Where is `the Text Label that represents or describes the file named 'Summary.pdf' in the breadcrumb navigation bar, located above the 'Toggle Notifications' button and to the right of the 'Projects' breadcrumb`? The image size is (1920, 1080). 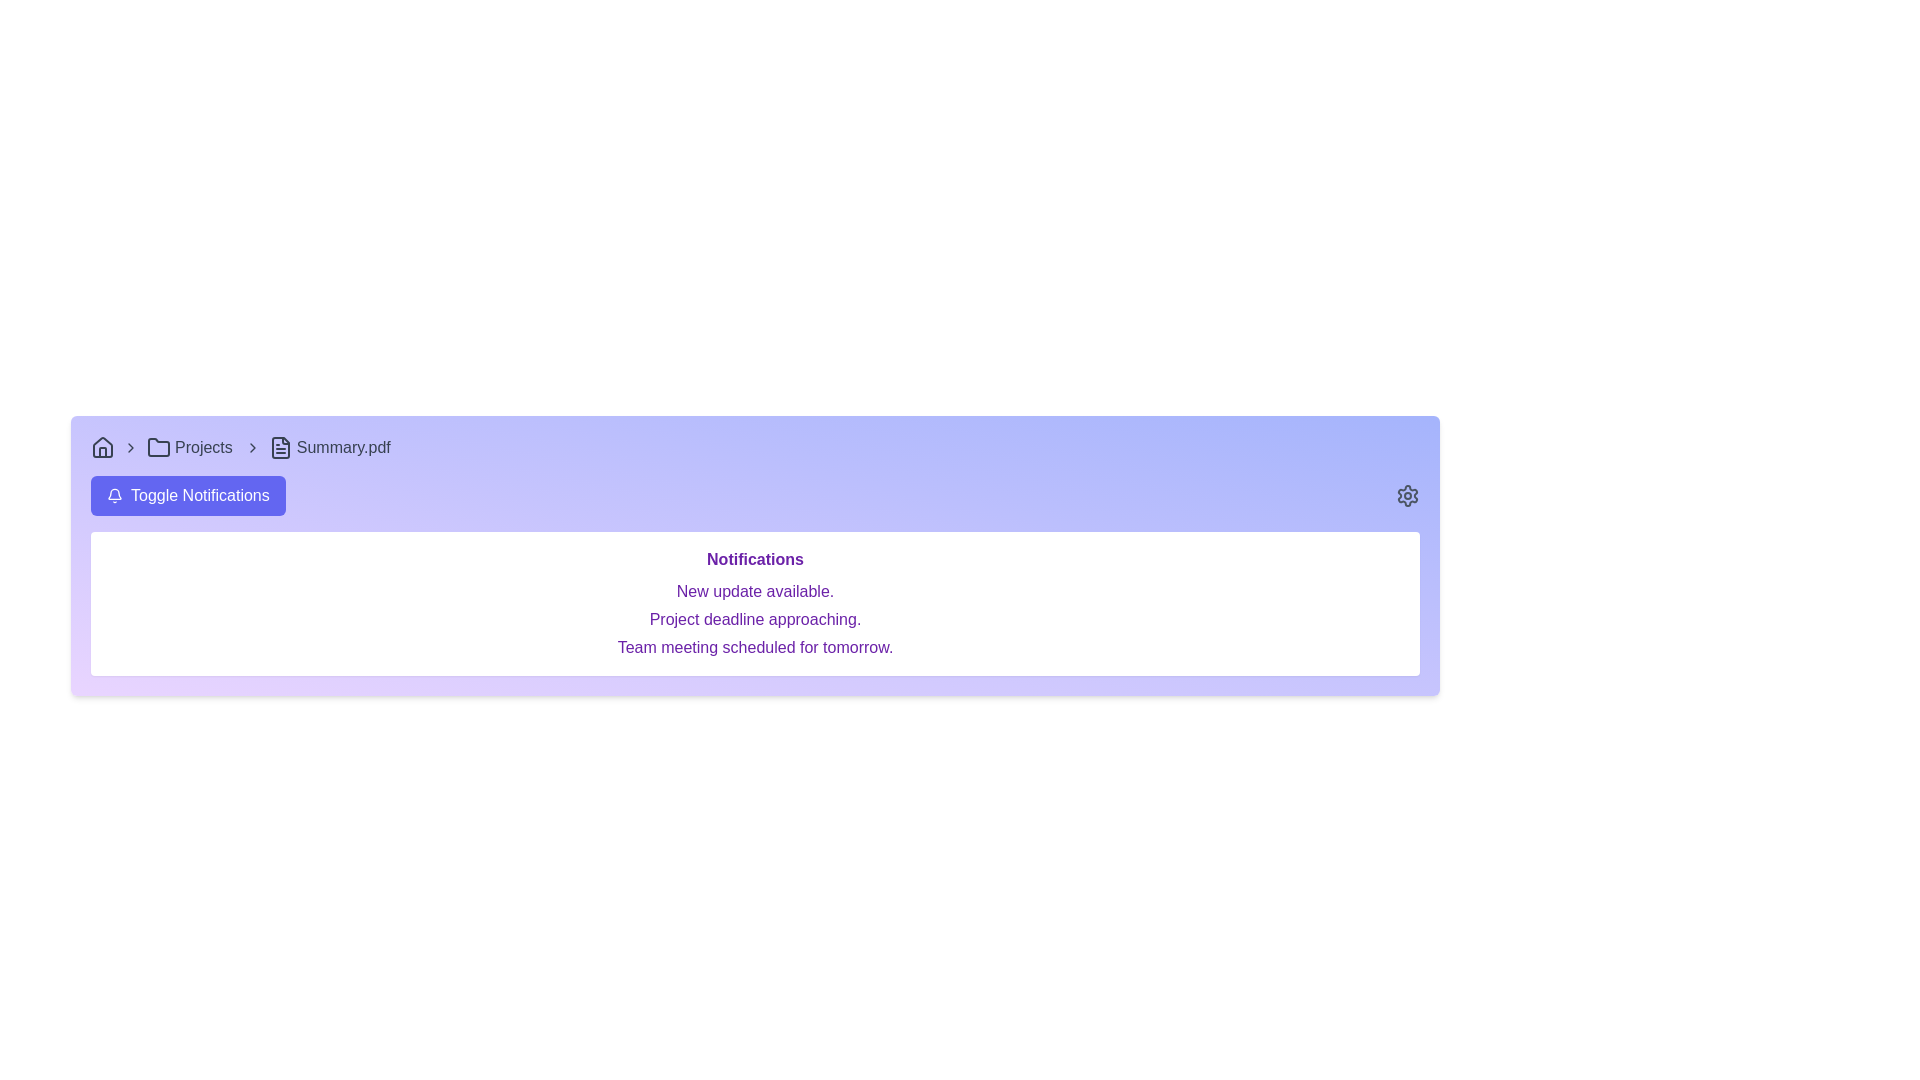
the Text Label that represents or describes the file named 'Summary.pdf' in the breadcrumb navigation bar, located above the 'Toggle Notifications' button and to the right of the 'Projects' breadcrumb is located at coordinates (343, 446).